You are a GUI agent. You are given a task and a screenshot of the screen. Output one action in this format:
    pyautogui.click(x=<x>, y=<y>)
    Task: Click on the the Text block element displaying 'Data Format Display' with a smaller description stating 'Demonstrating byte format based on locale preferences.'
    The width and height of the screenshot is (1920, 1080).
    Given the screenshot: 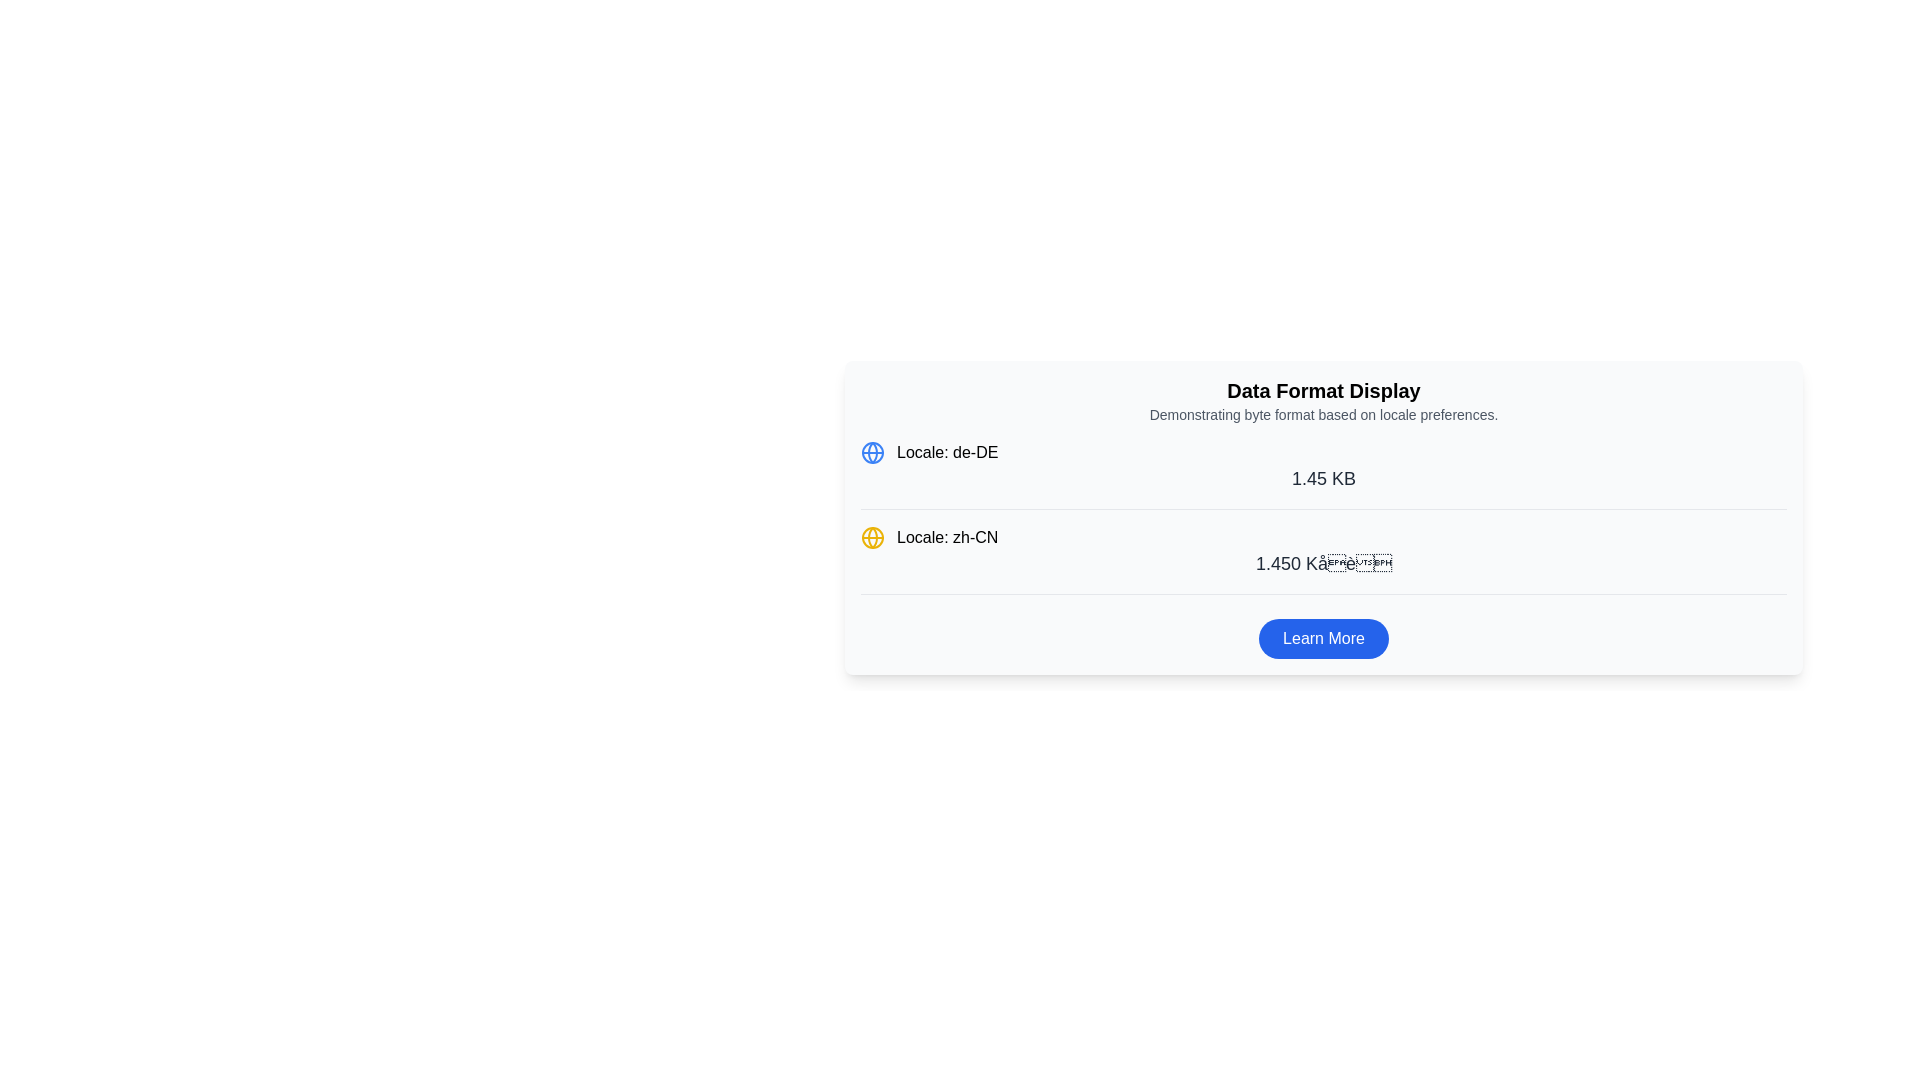 What is the action you would take?
    pyautogui.click(x=1324, y=401)
    